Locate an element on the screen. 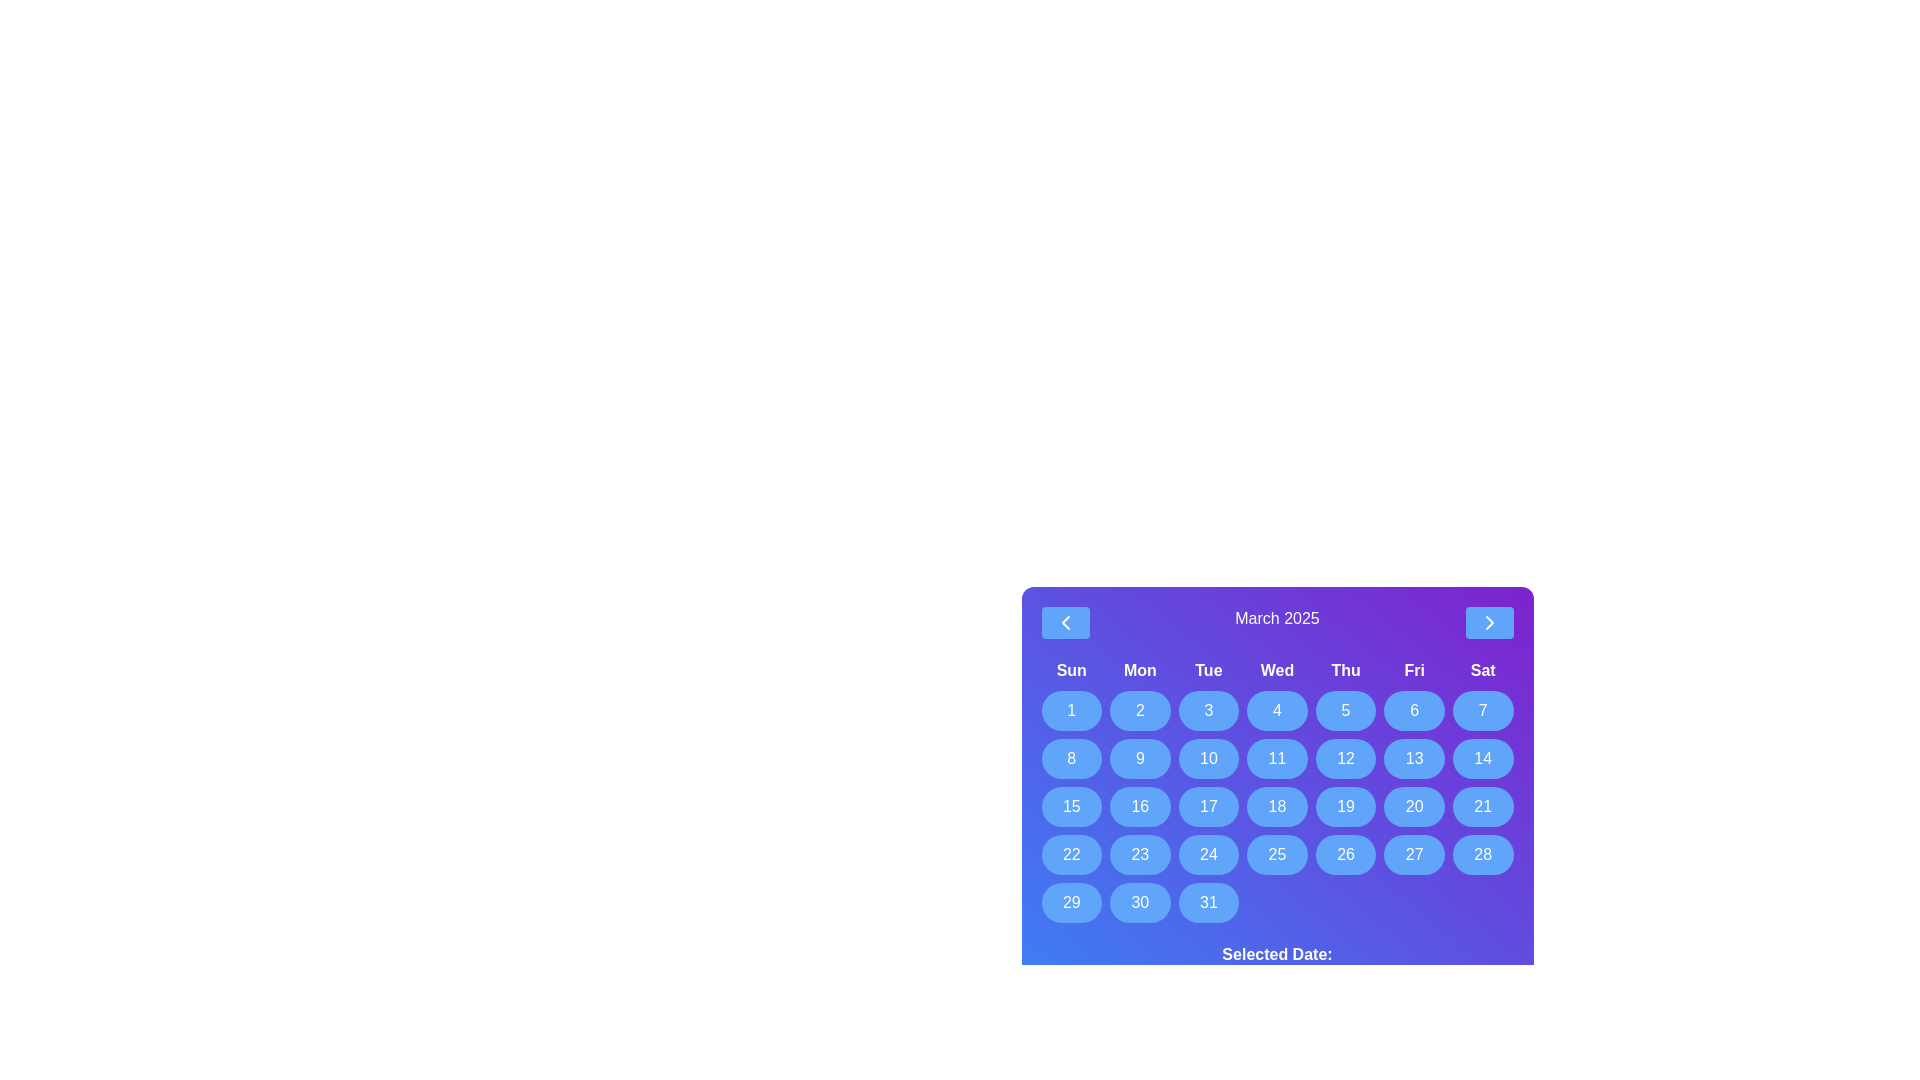 The image size is (1920, 1080). the leftward-facing chevron icon within the circular button located at the top-left corner of the calendar interface is located at coordinates (1064, 622).